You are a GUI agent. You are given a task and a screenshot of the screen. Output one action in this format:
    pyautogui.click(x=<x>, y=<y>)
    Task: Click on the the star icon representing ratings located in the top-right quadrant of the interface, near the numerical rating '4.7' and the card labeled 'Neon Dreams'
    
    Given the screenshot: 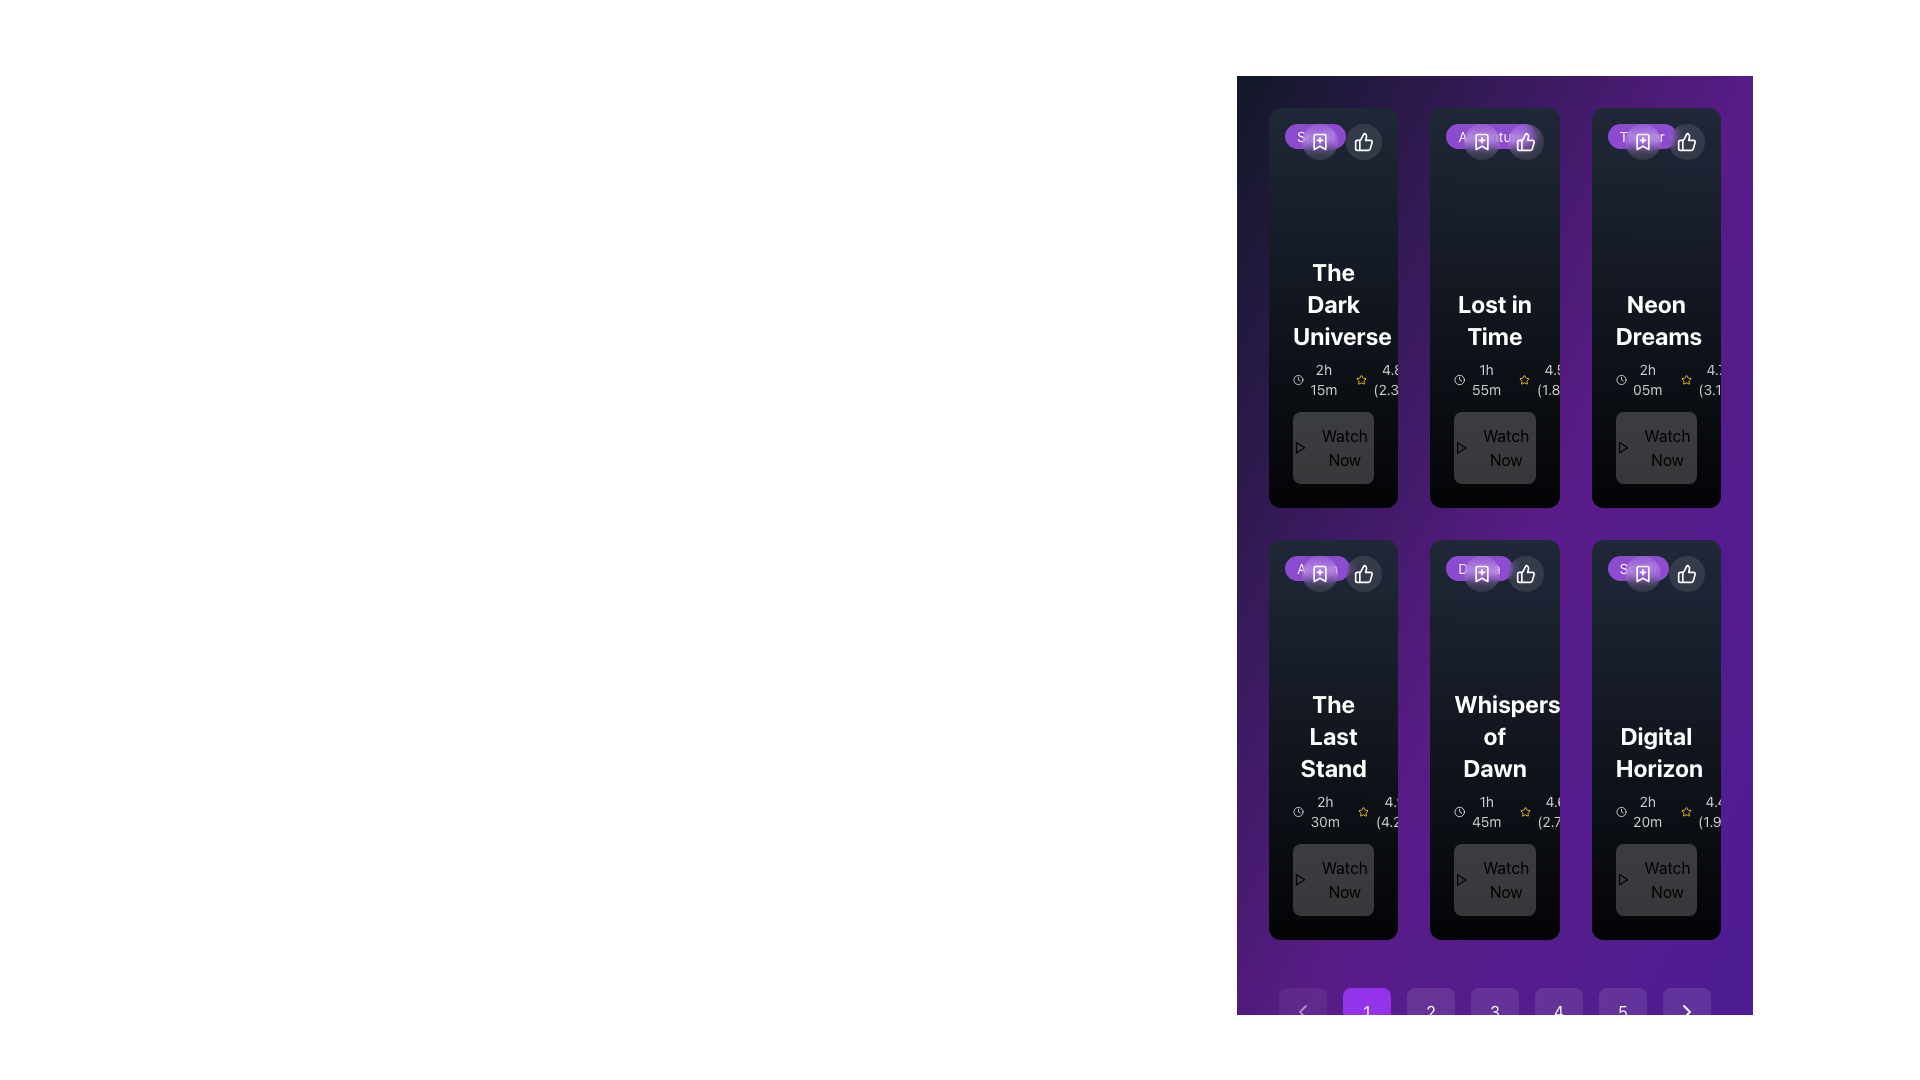 What is the action you would take?
    pyautogui.click(x=1685, y=380)
    